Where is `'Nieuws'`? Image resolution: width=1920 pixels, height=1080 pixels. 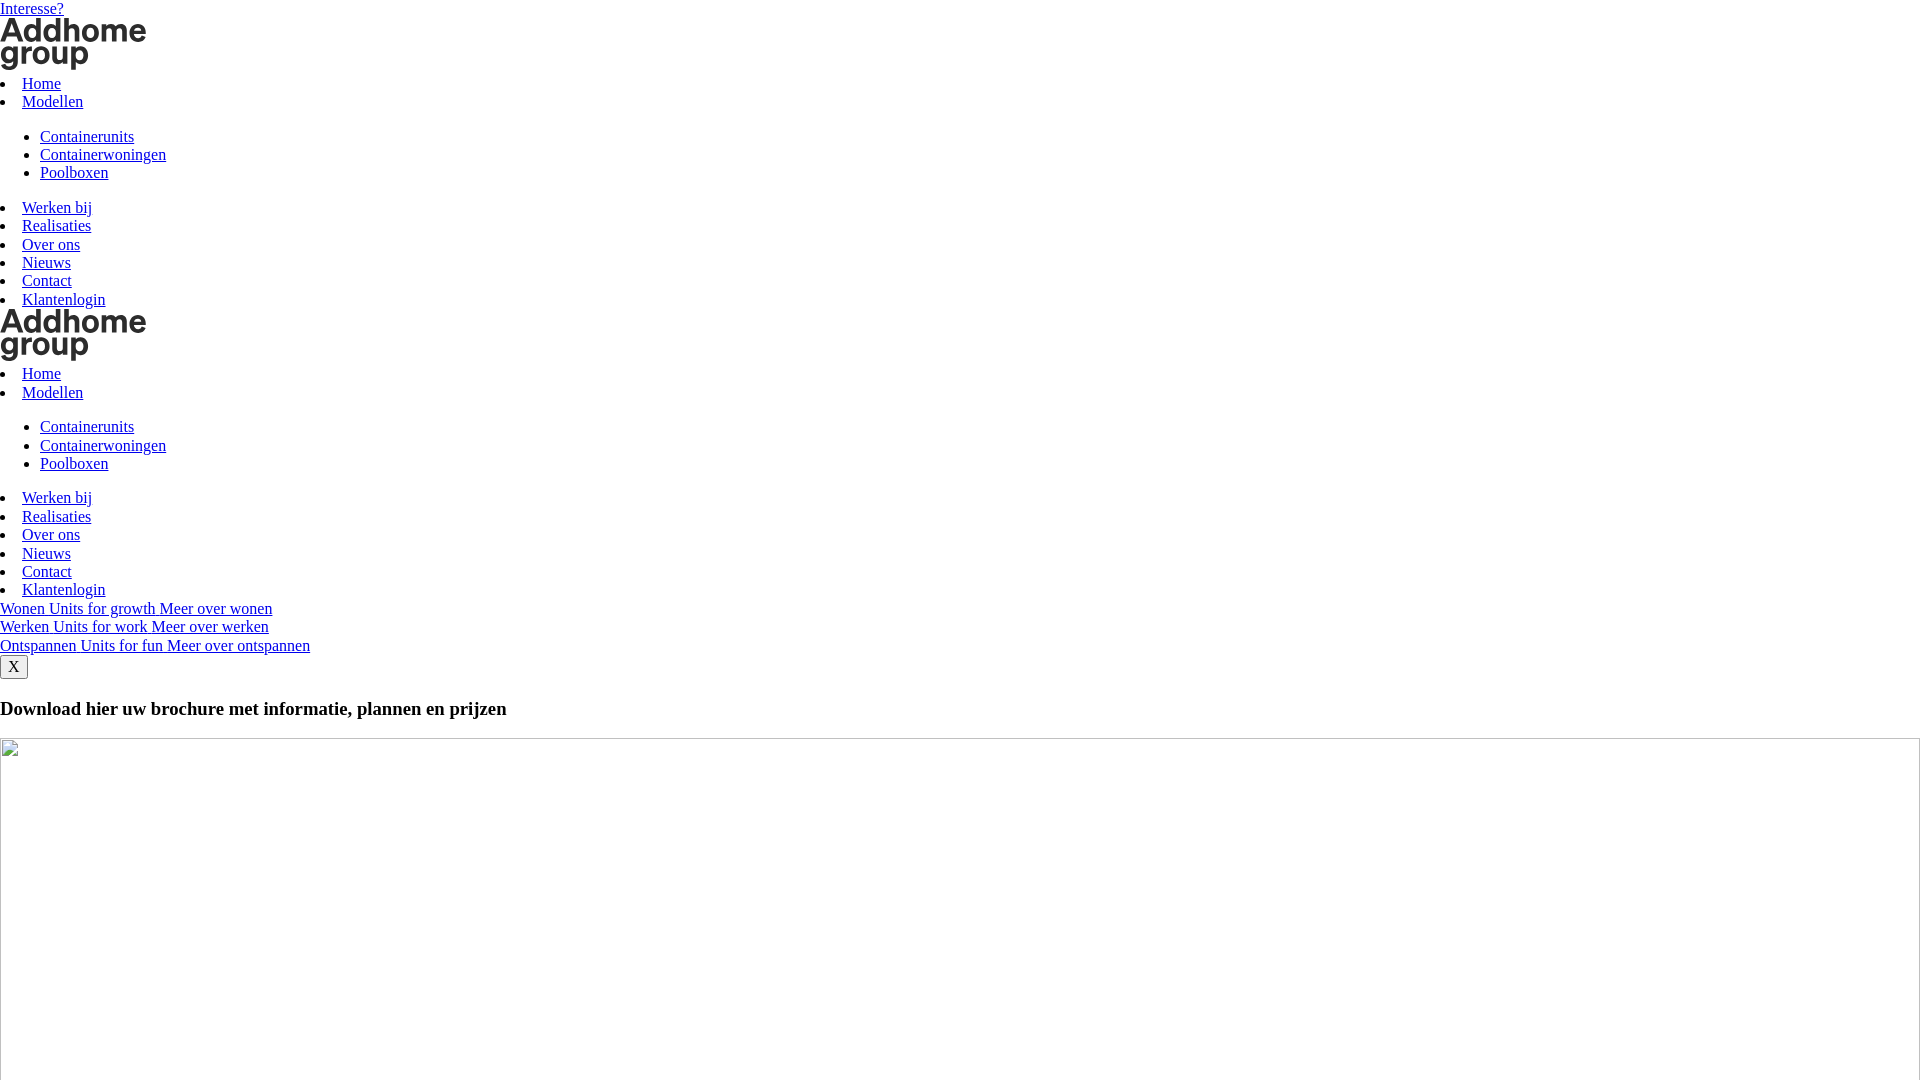
'Nieuws' is located at coordinates (46, 261).